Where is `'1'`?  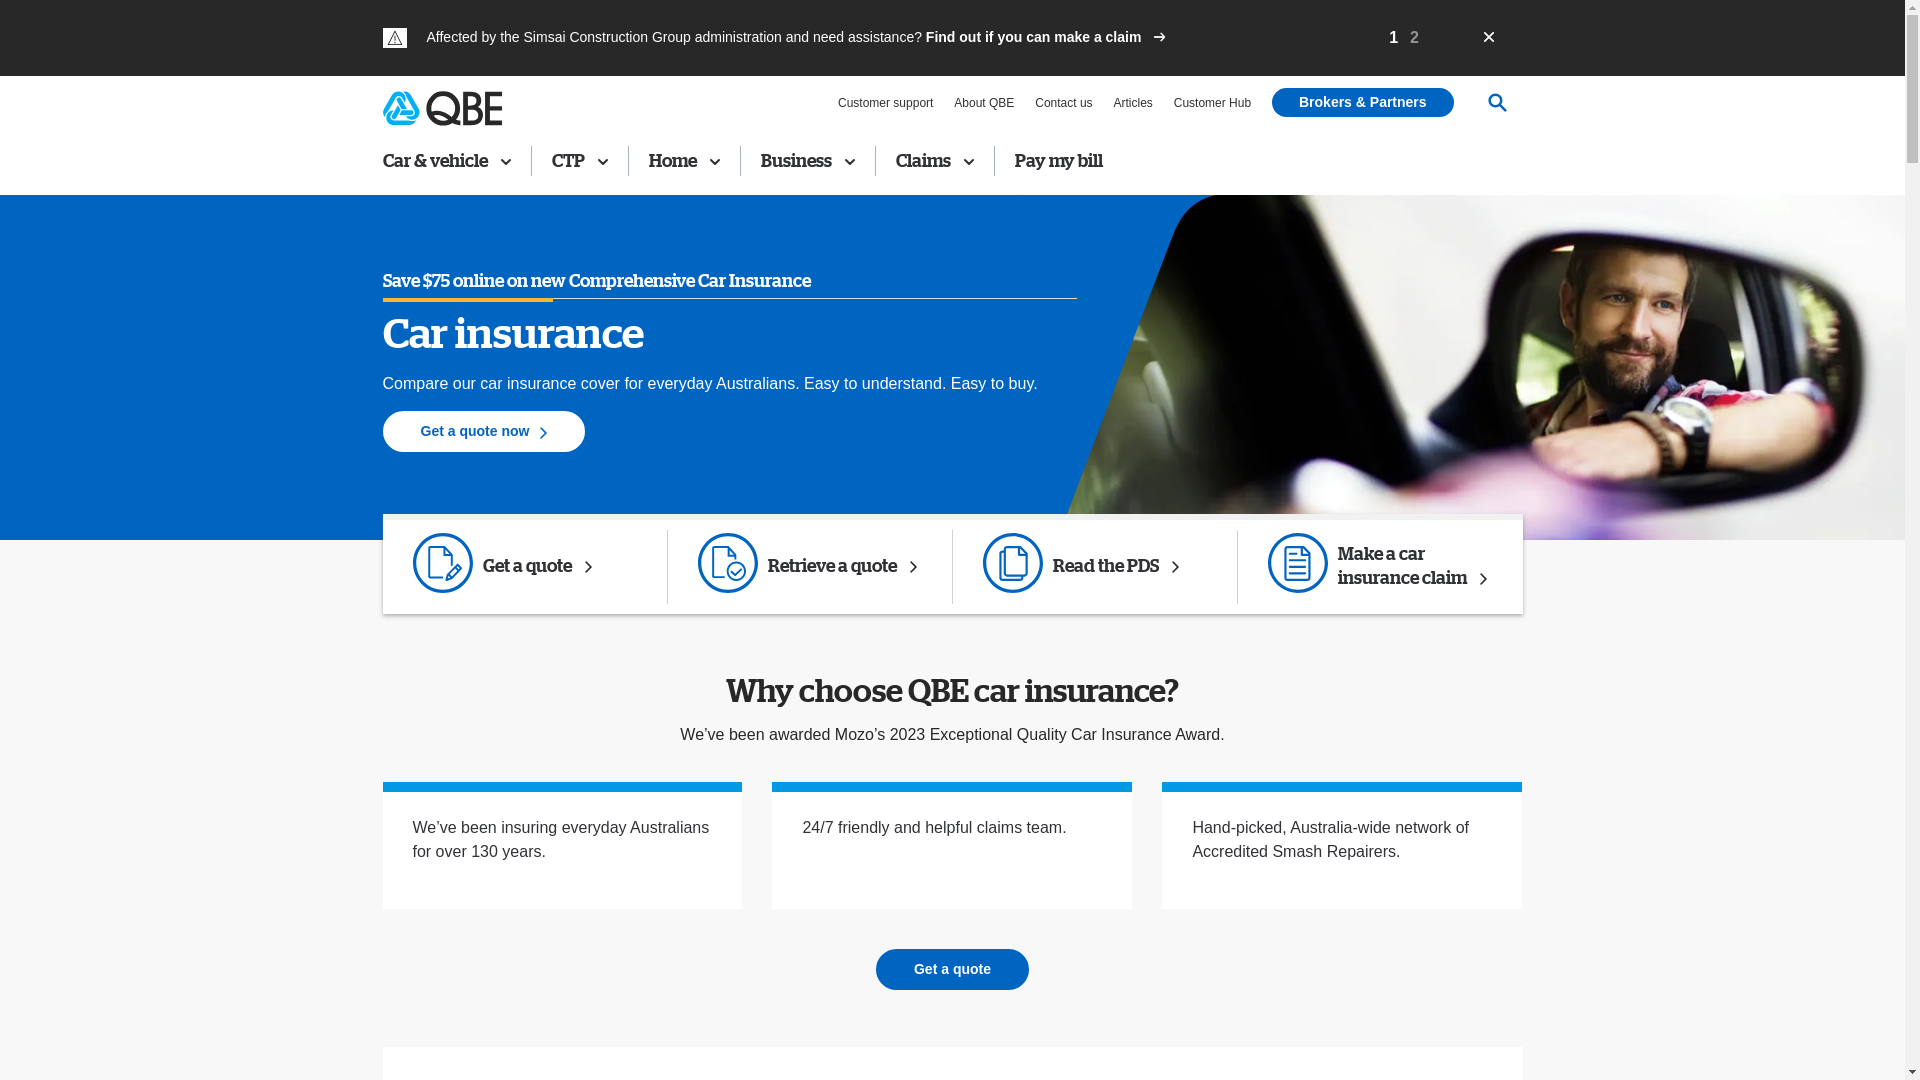
'1' is located at coordinates (1392, 38).